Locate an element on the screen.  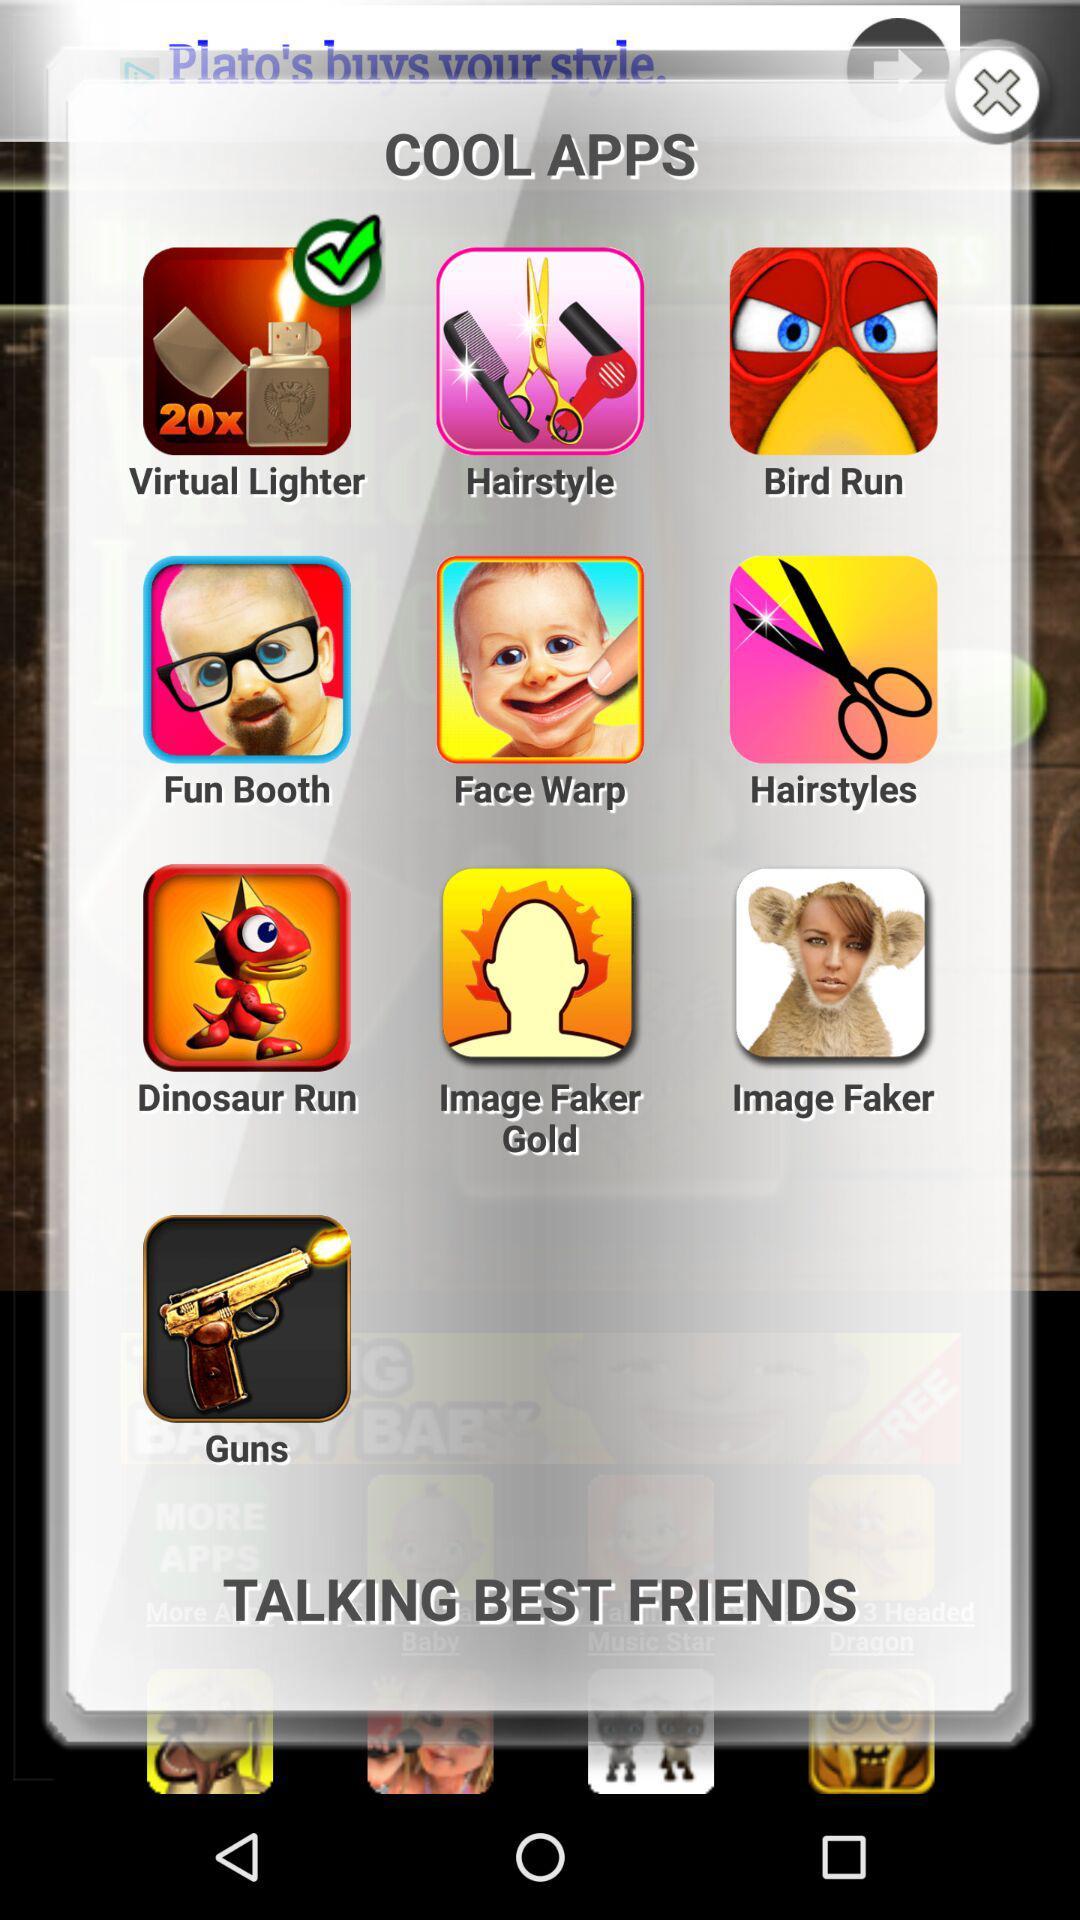
the close icon is located at coordinates (1001, 100).